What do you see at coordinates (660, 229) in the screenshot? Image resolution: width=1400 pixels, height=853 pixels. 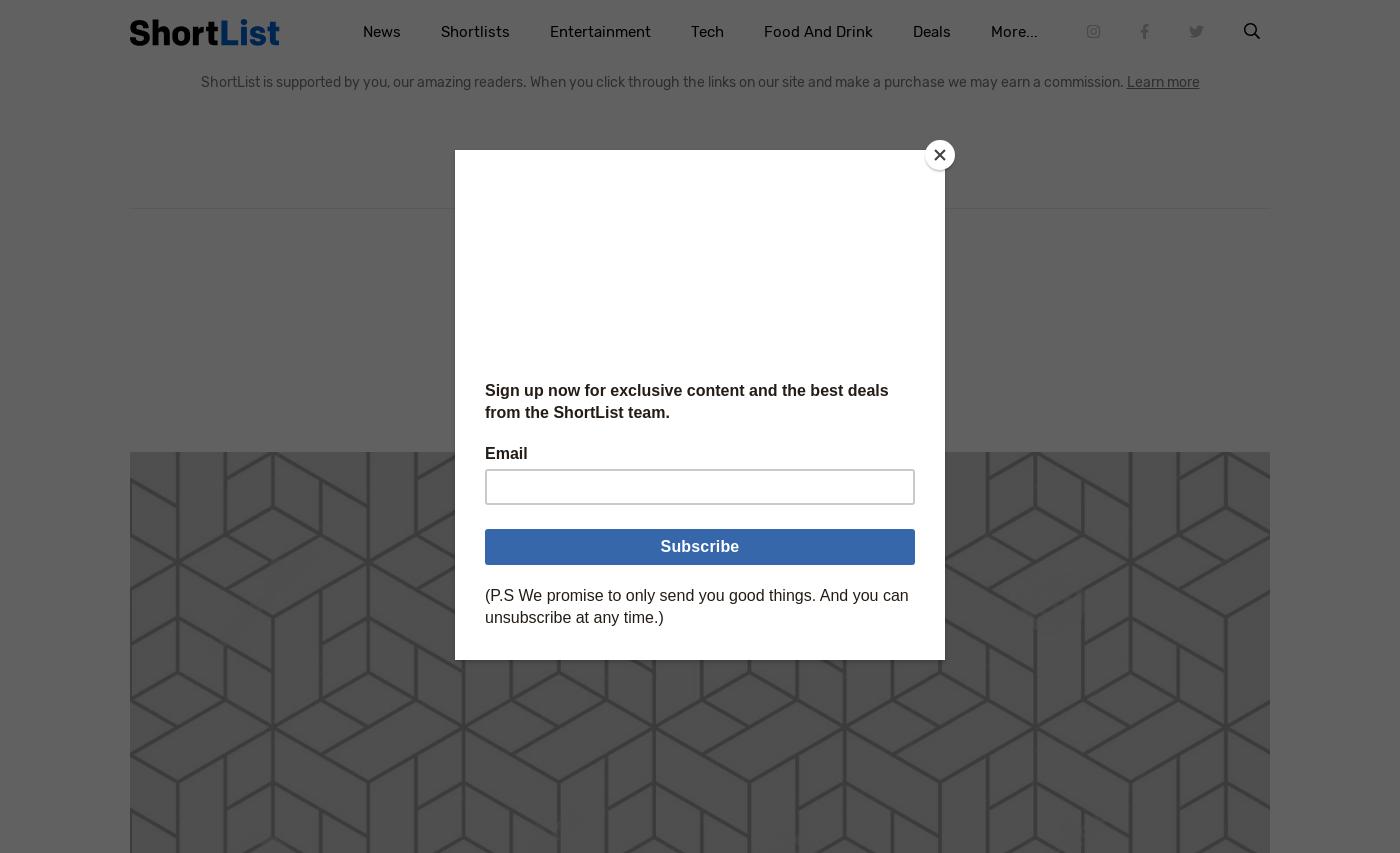 I see `'Home'` at bounding box center [660, 229].